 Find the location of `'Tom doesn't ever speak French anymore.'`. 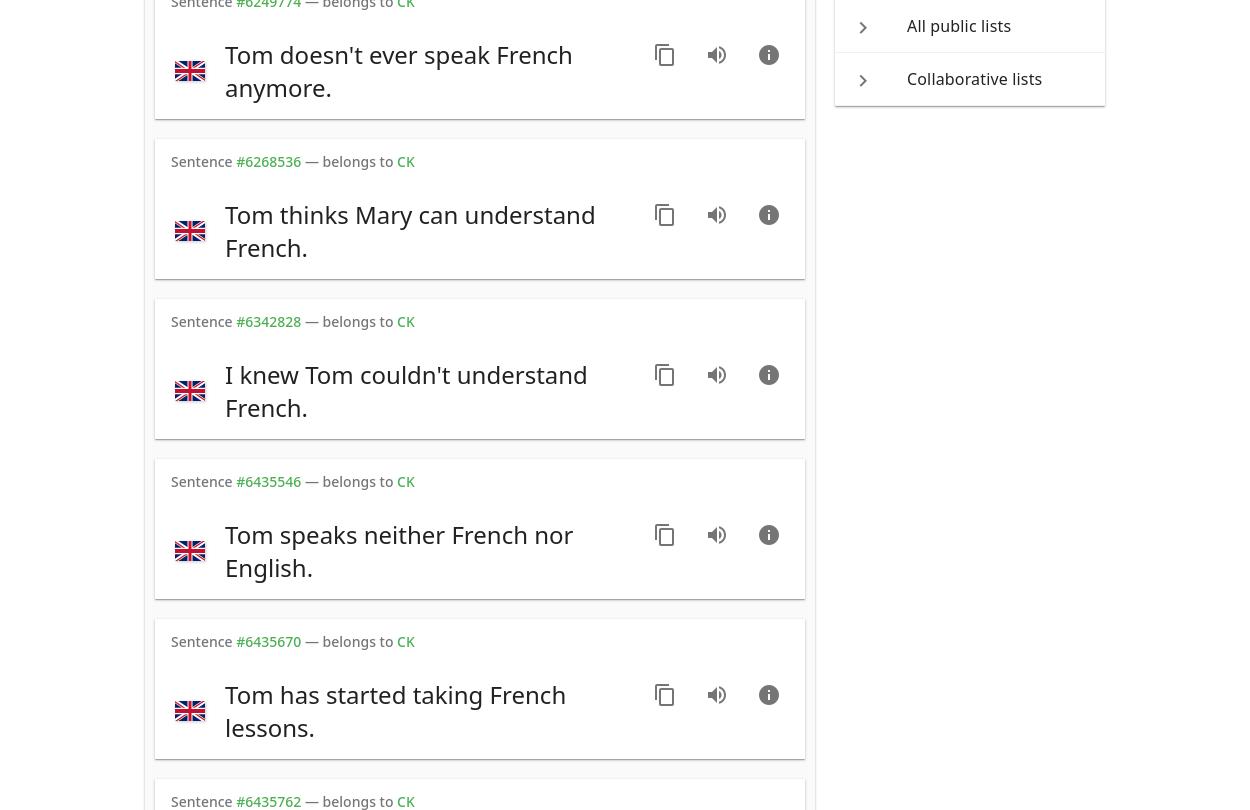

'Tom doesn't ever speak French anymore.' is located at coordinates (398, 71).